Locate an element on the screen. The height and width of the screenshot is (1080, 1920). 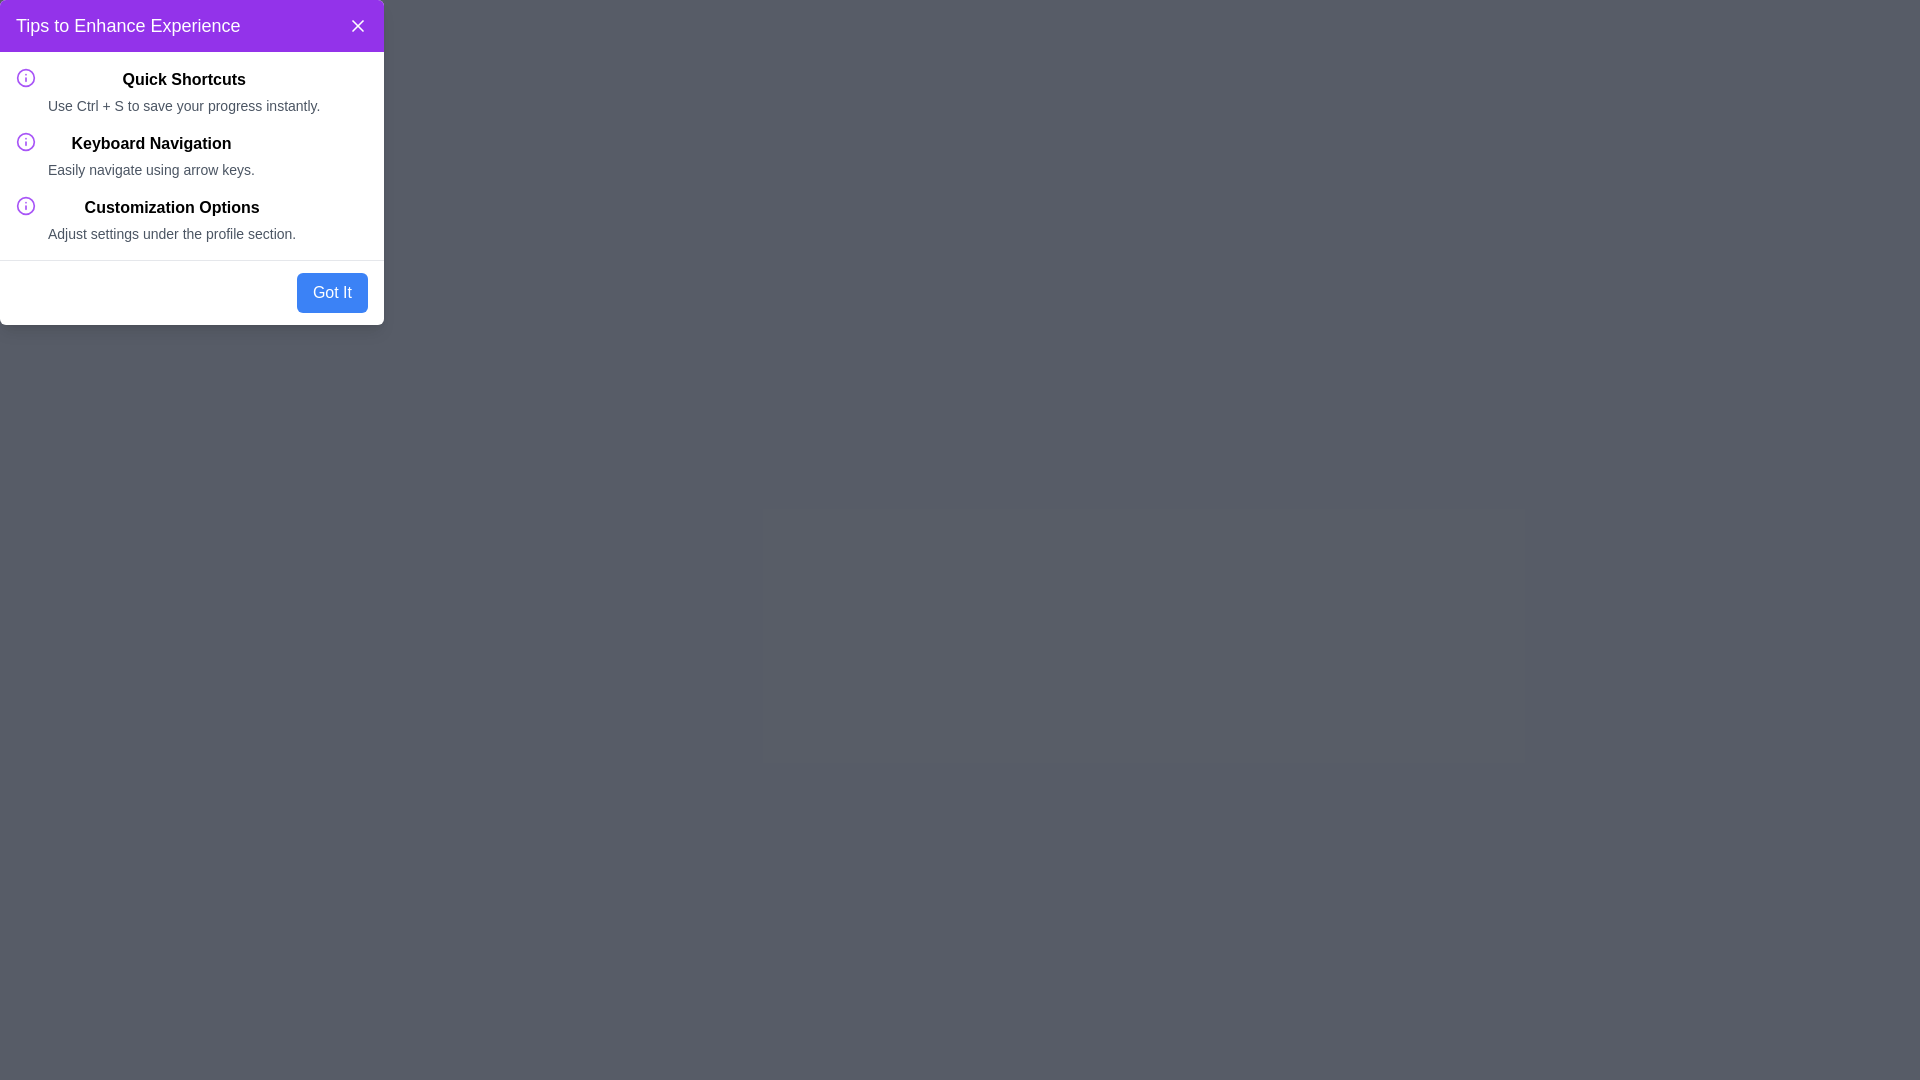
the information icon located to the left of the 'Customization Options' text in the 'Tips to Enhance Experience' dialog box is located at coordinates (25, 205).